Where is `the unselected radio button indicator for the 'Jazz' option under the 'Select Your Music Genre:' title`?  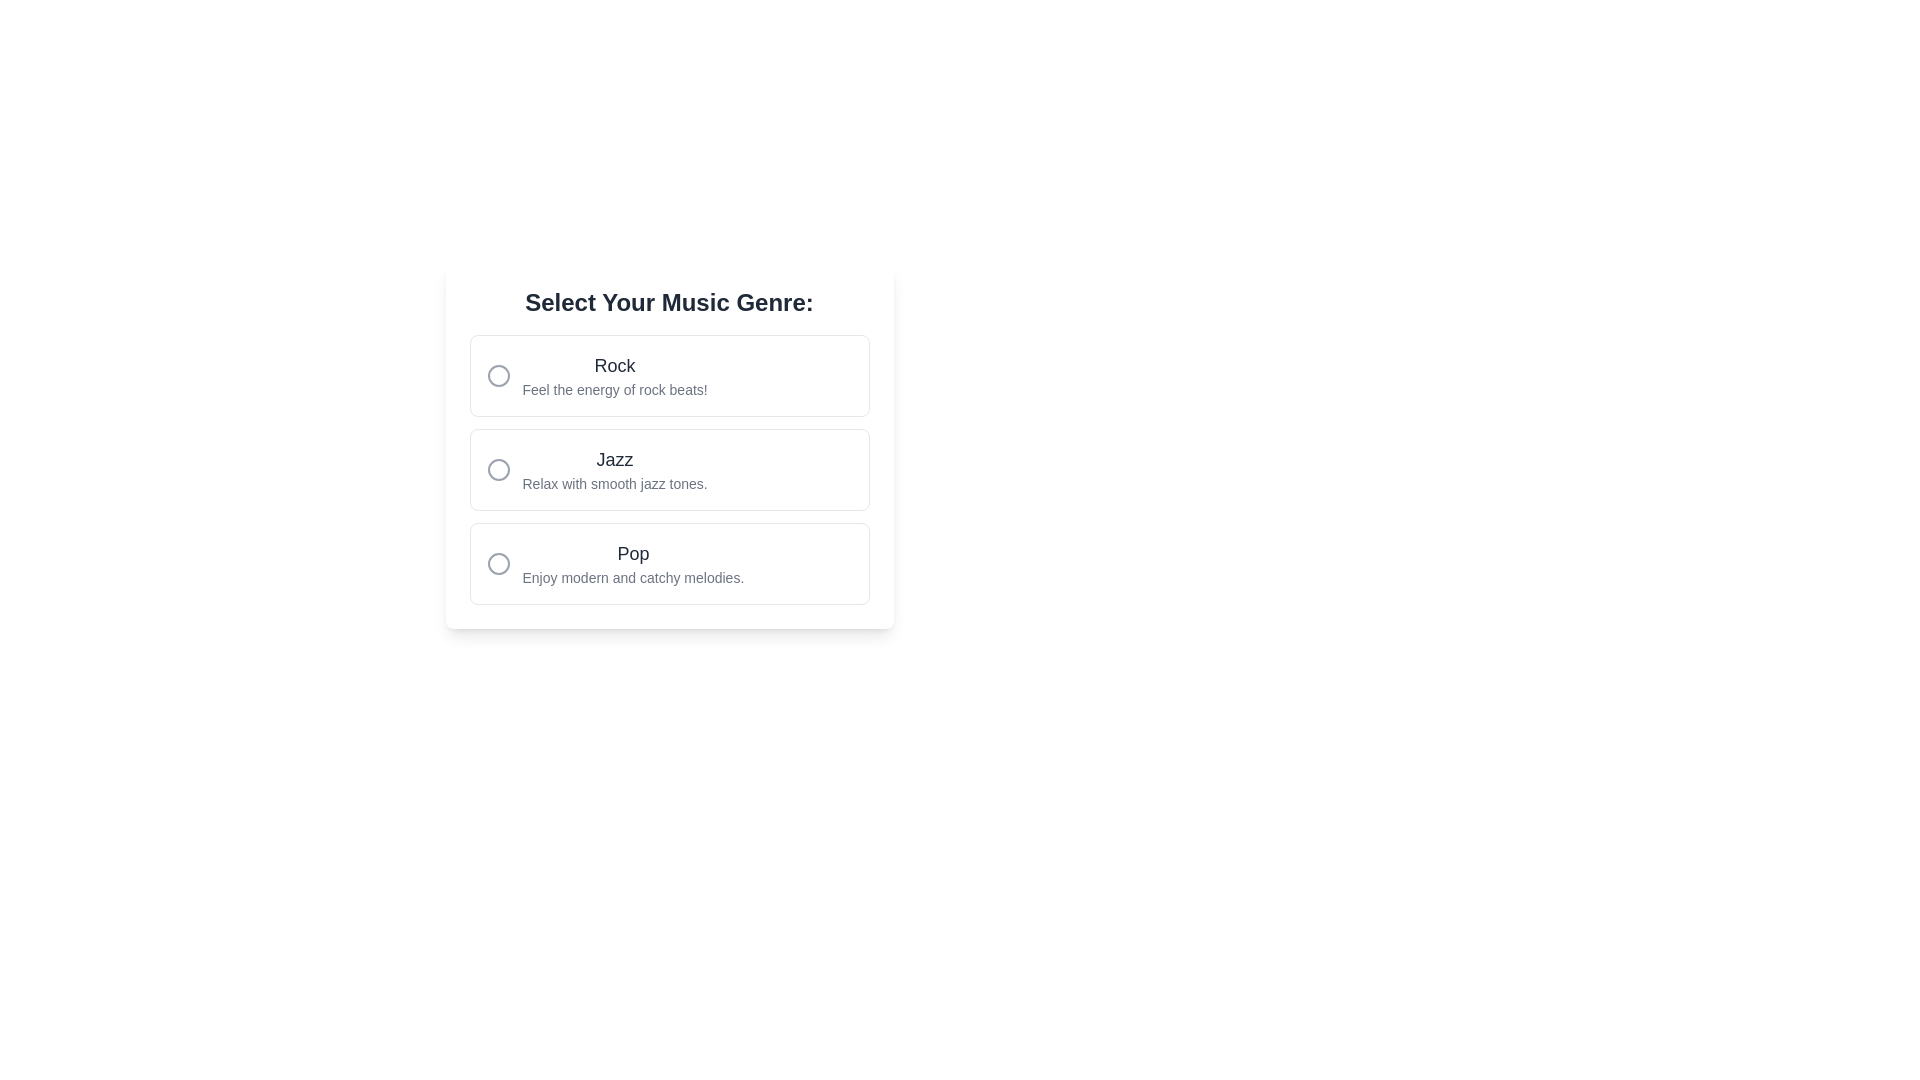
the unselected radio button indicator for the 'Jazz' option under the 'Select Your Music Genre:' title is located at coordinates (498, 470).